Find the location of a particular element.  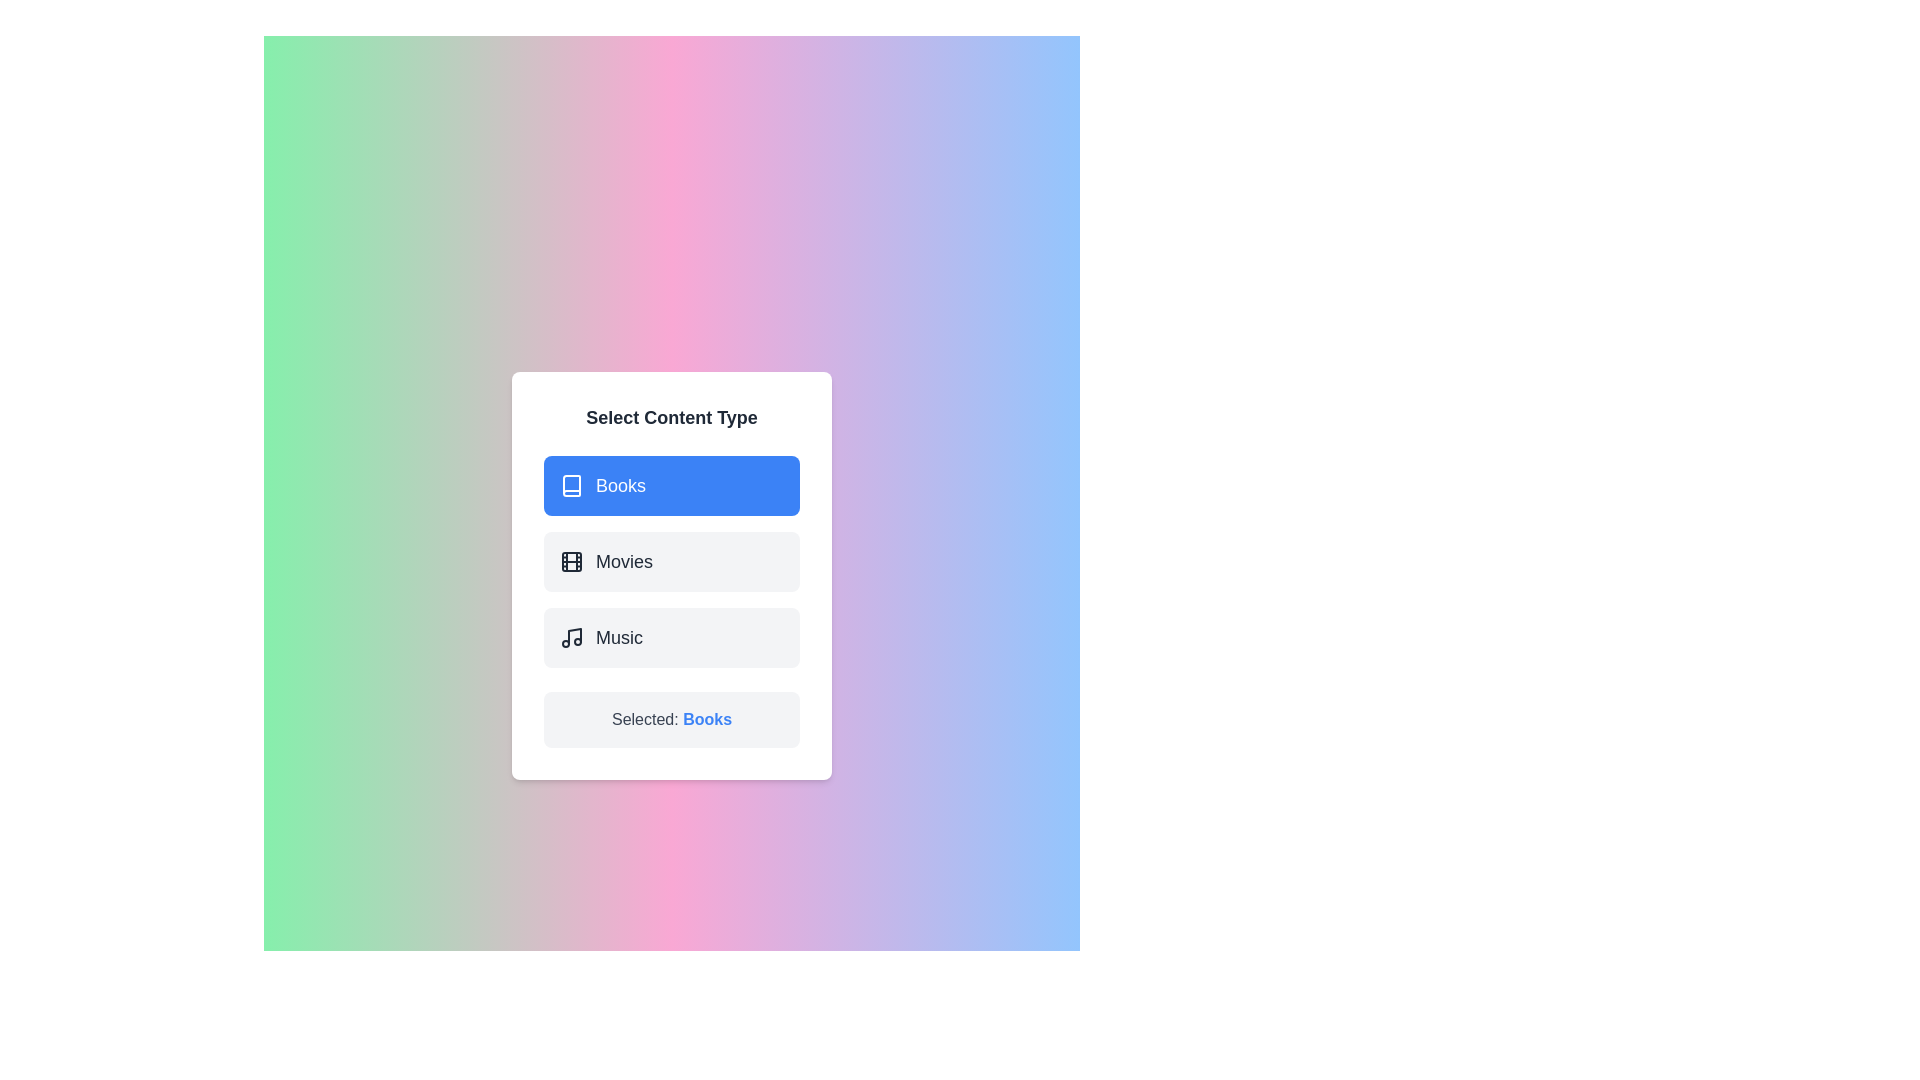

the 'Movies' button, which is the second button in a vertical stack of three is located at coordinates (672, 562).